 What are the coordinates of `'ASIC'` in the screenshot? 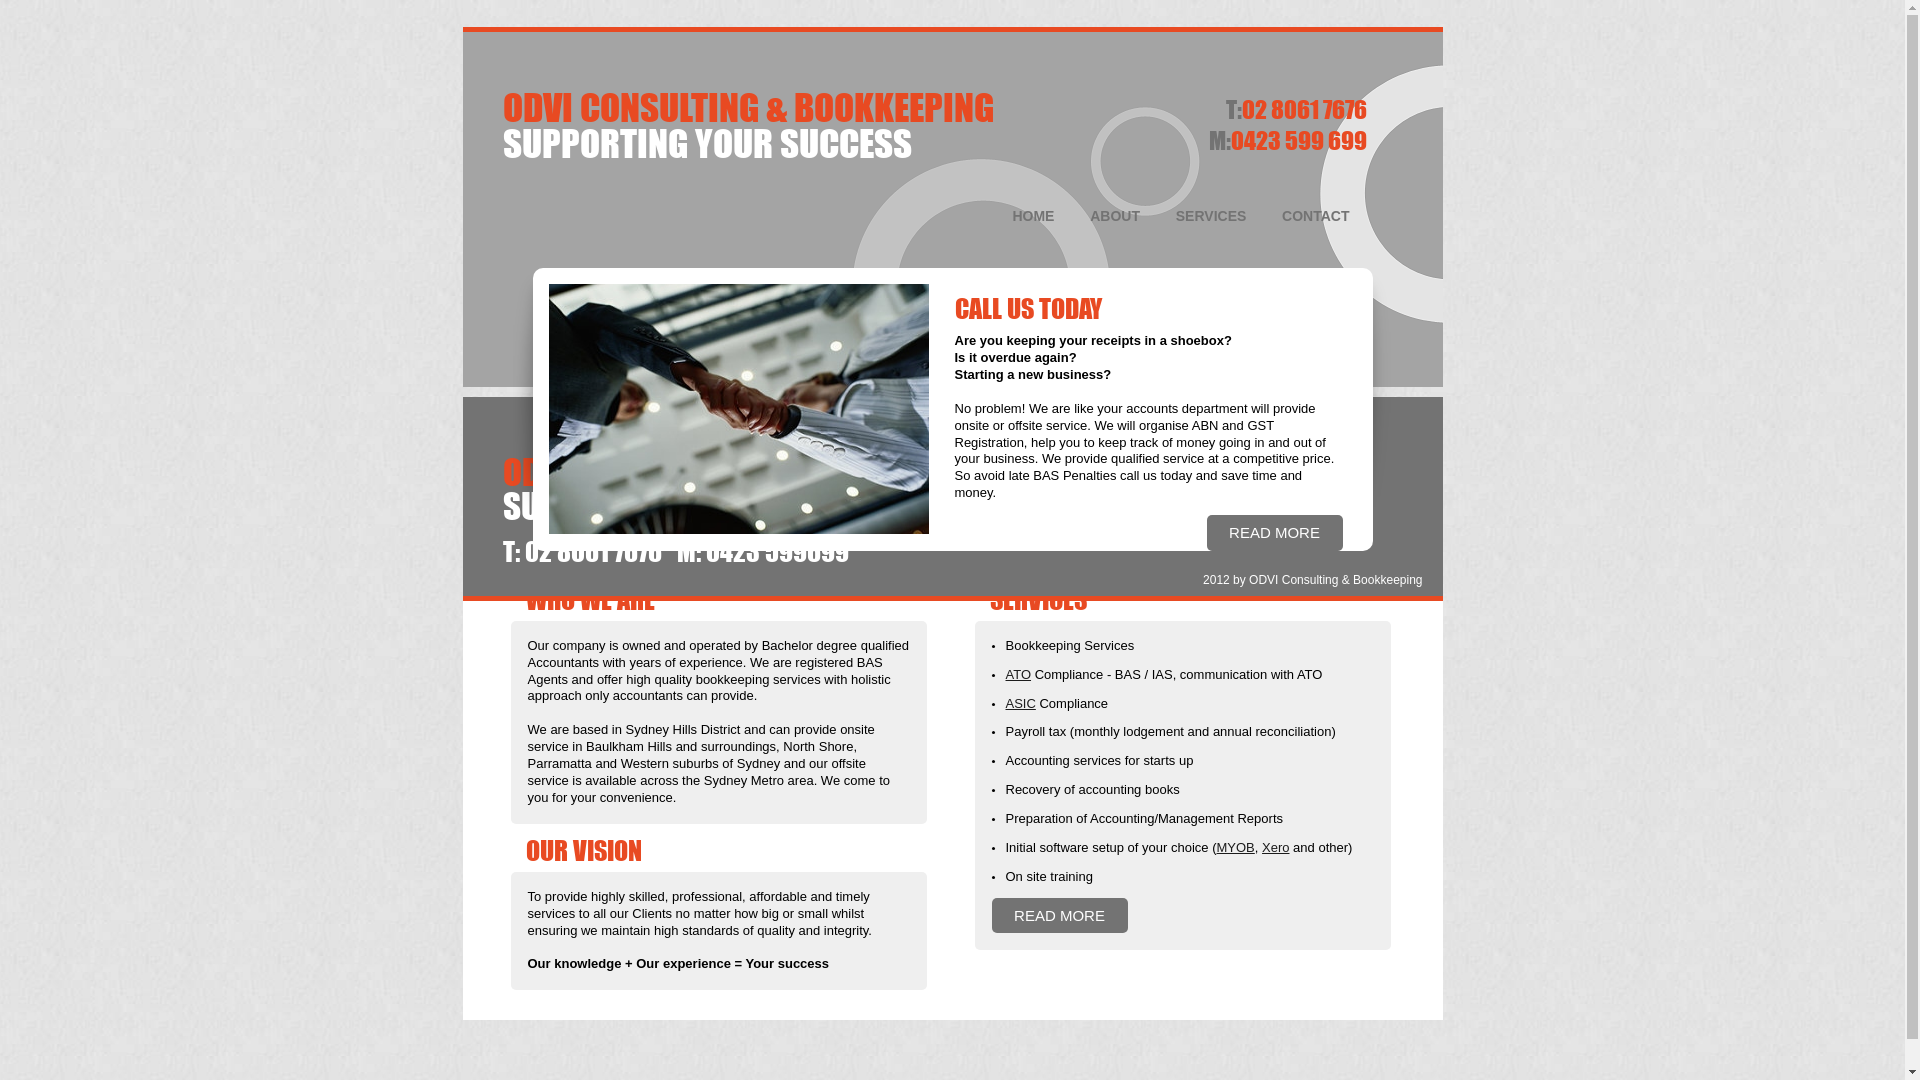 It's located at (1006, 702).